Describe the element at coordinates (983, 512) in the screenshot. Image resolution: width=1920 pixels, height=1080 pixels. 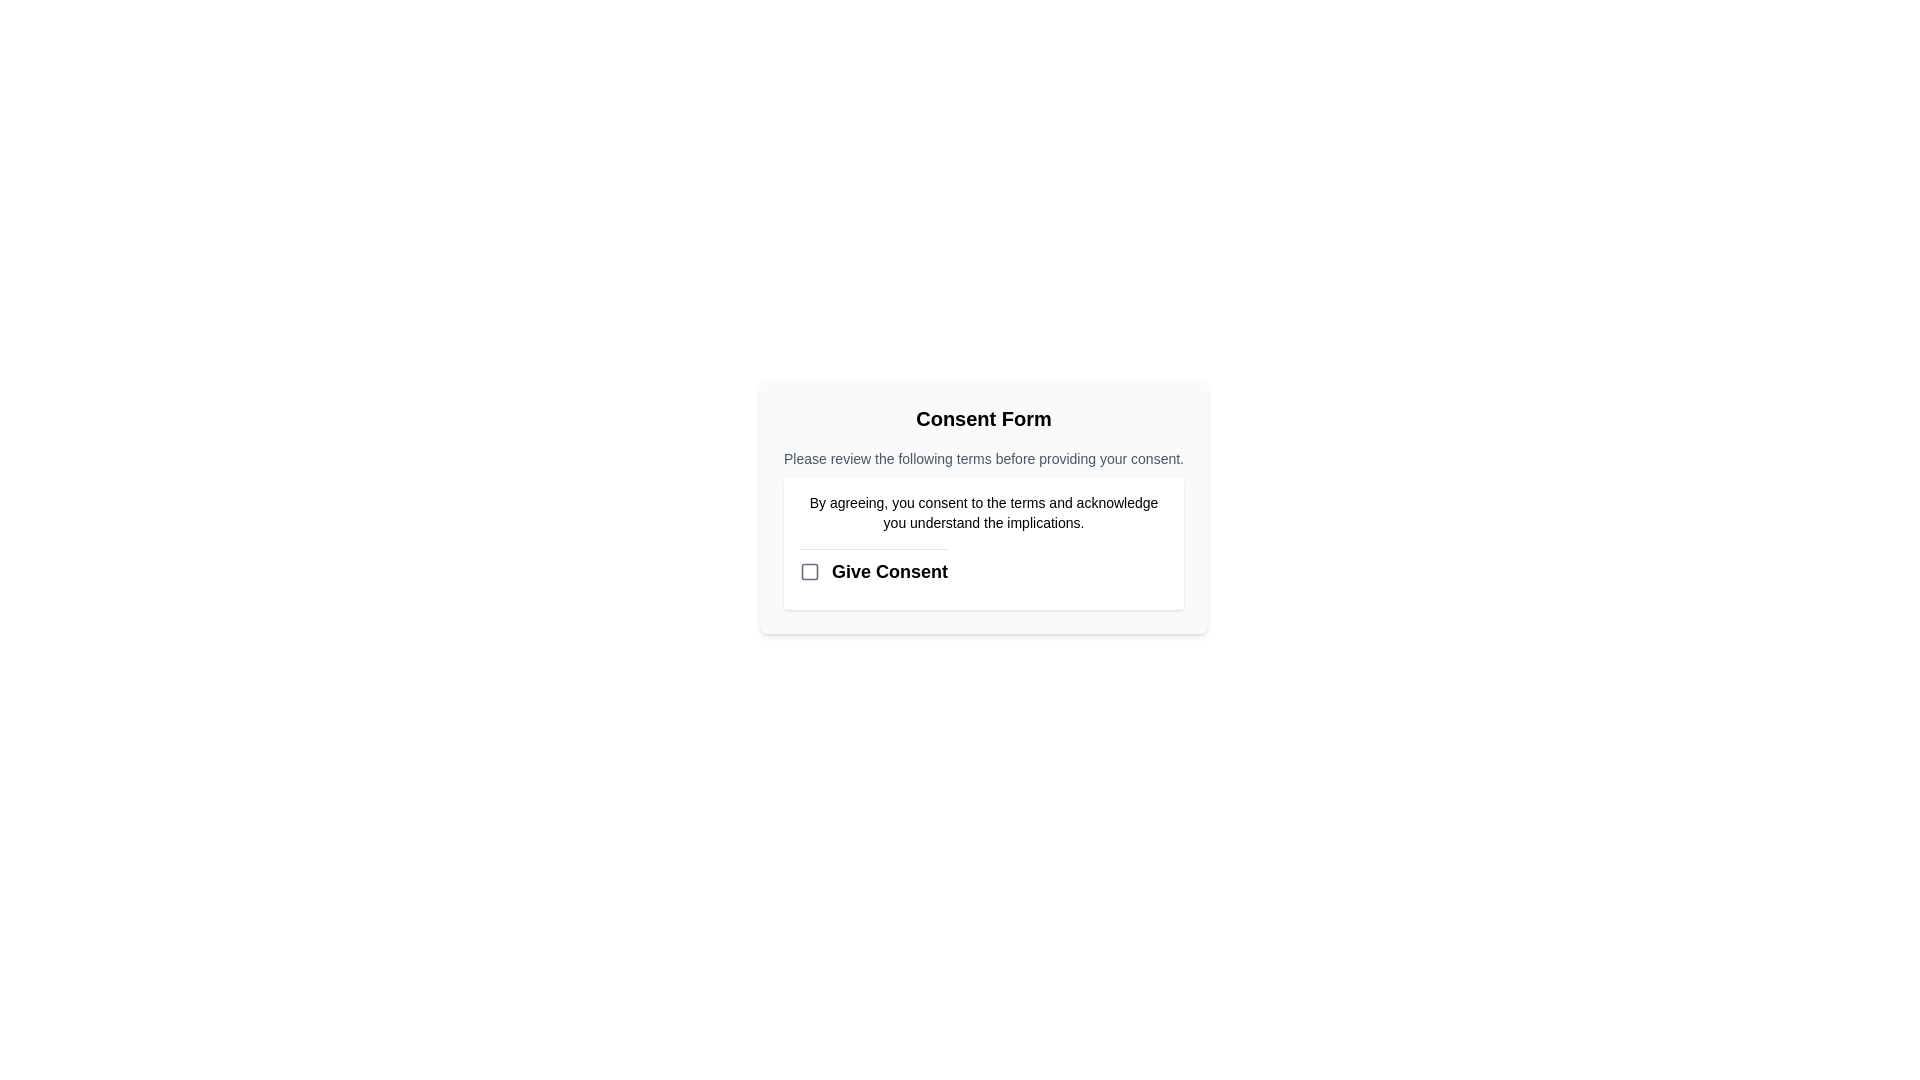
I see `the detailed information text about the agreement consent, which is positioned directly above the checkbox in the consent form` at that location.